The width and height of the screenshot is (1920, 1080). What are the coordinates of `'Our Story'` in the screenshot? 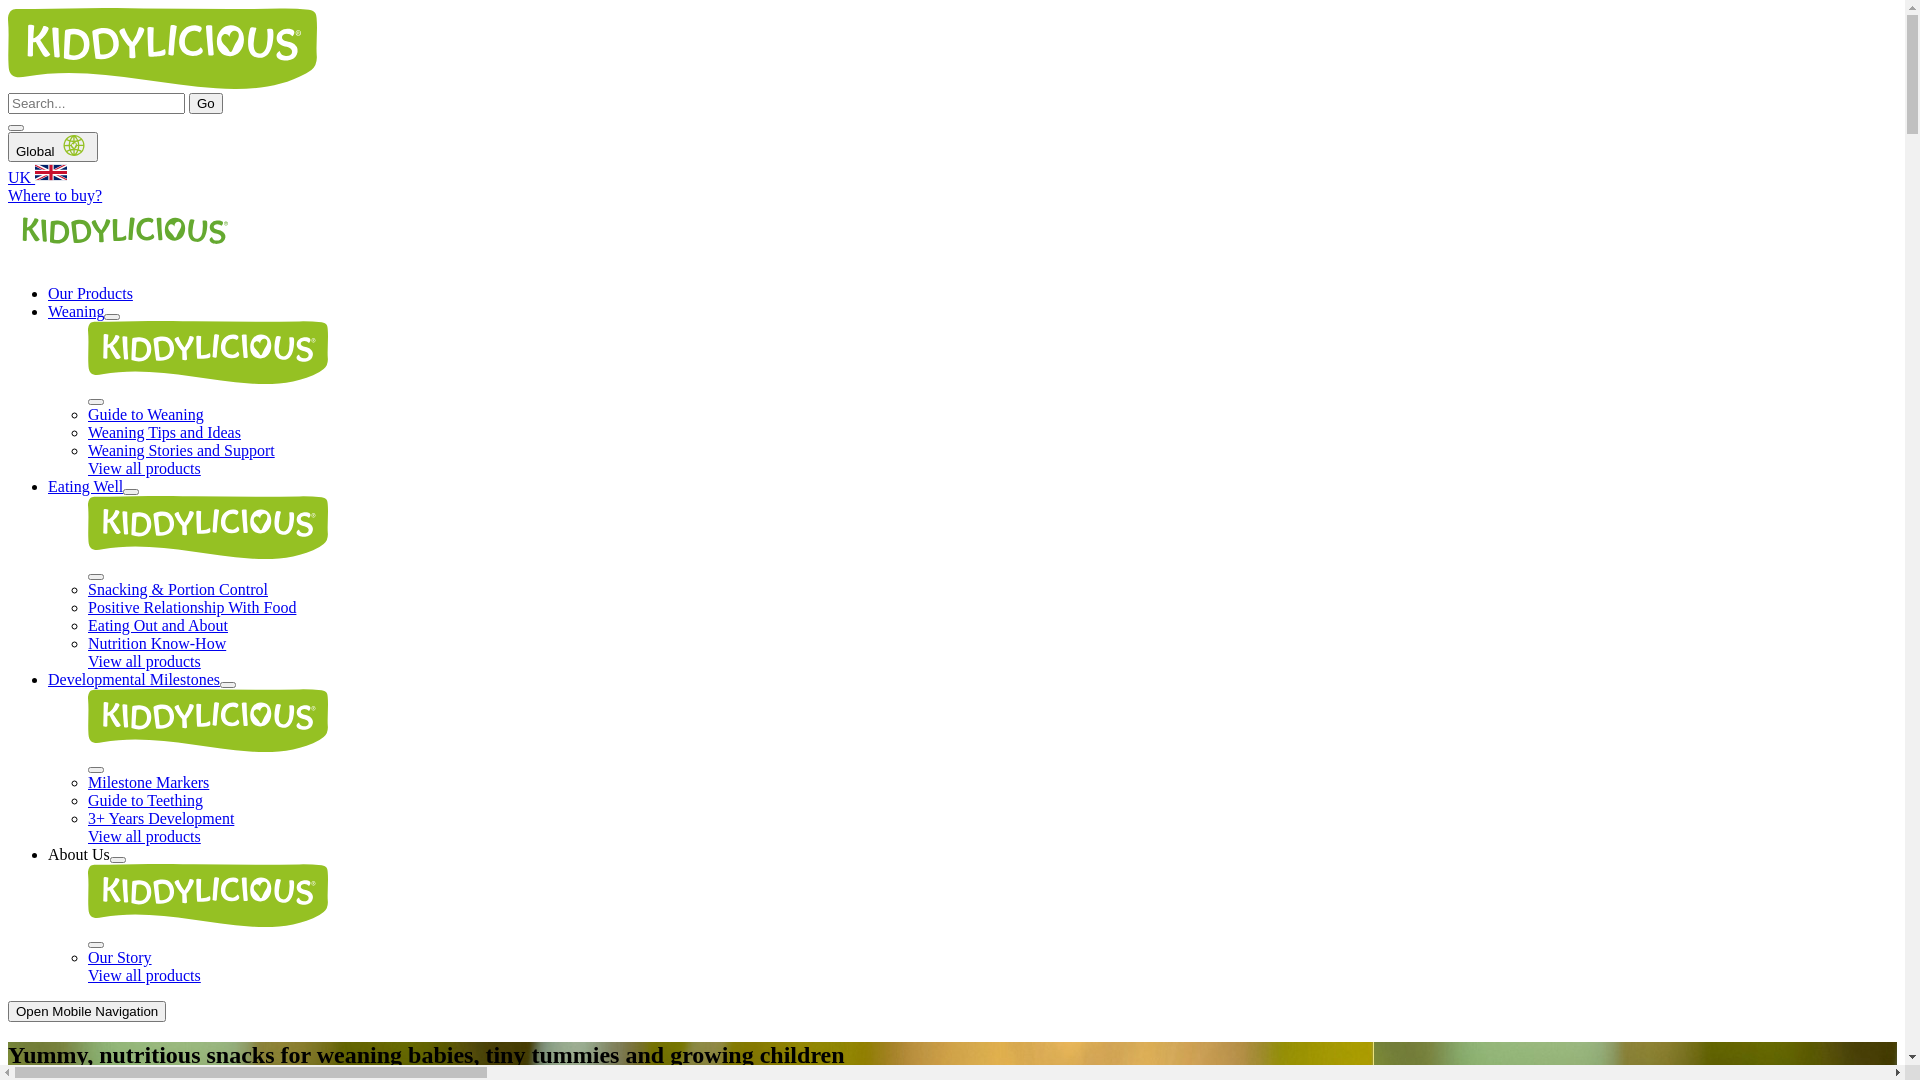 It's located at (119, 956).